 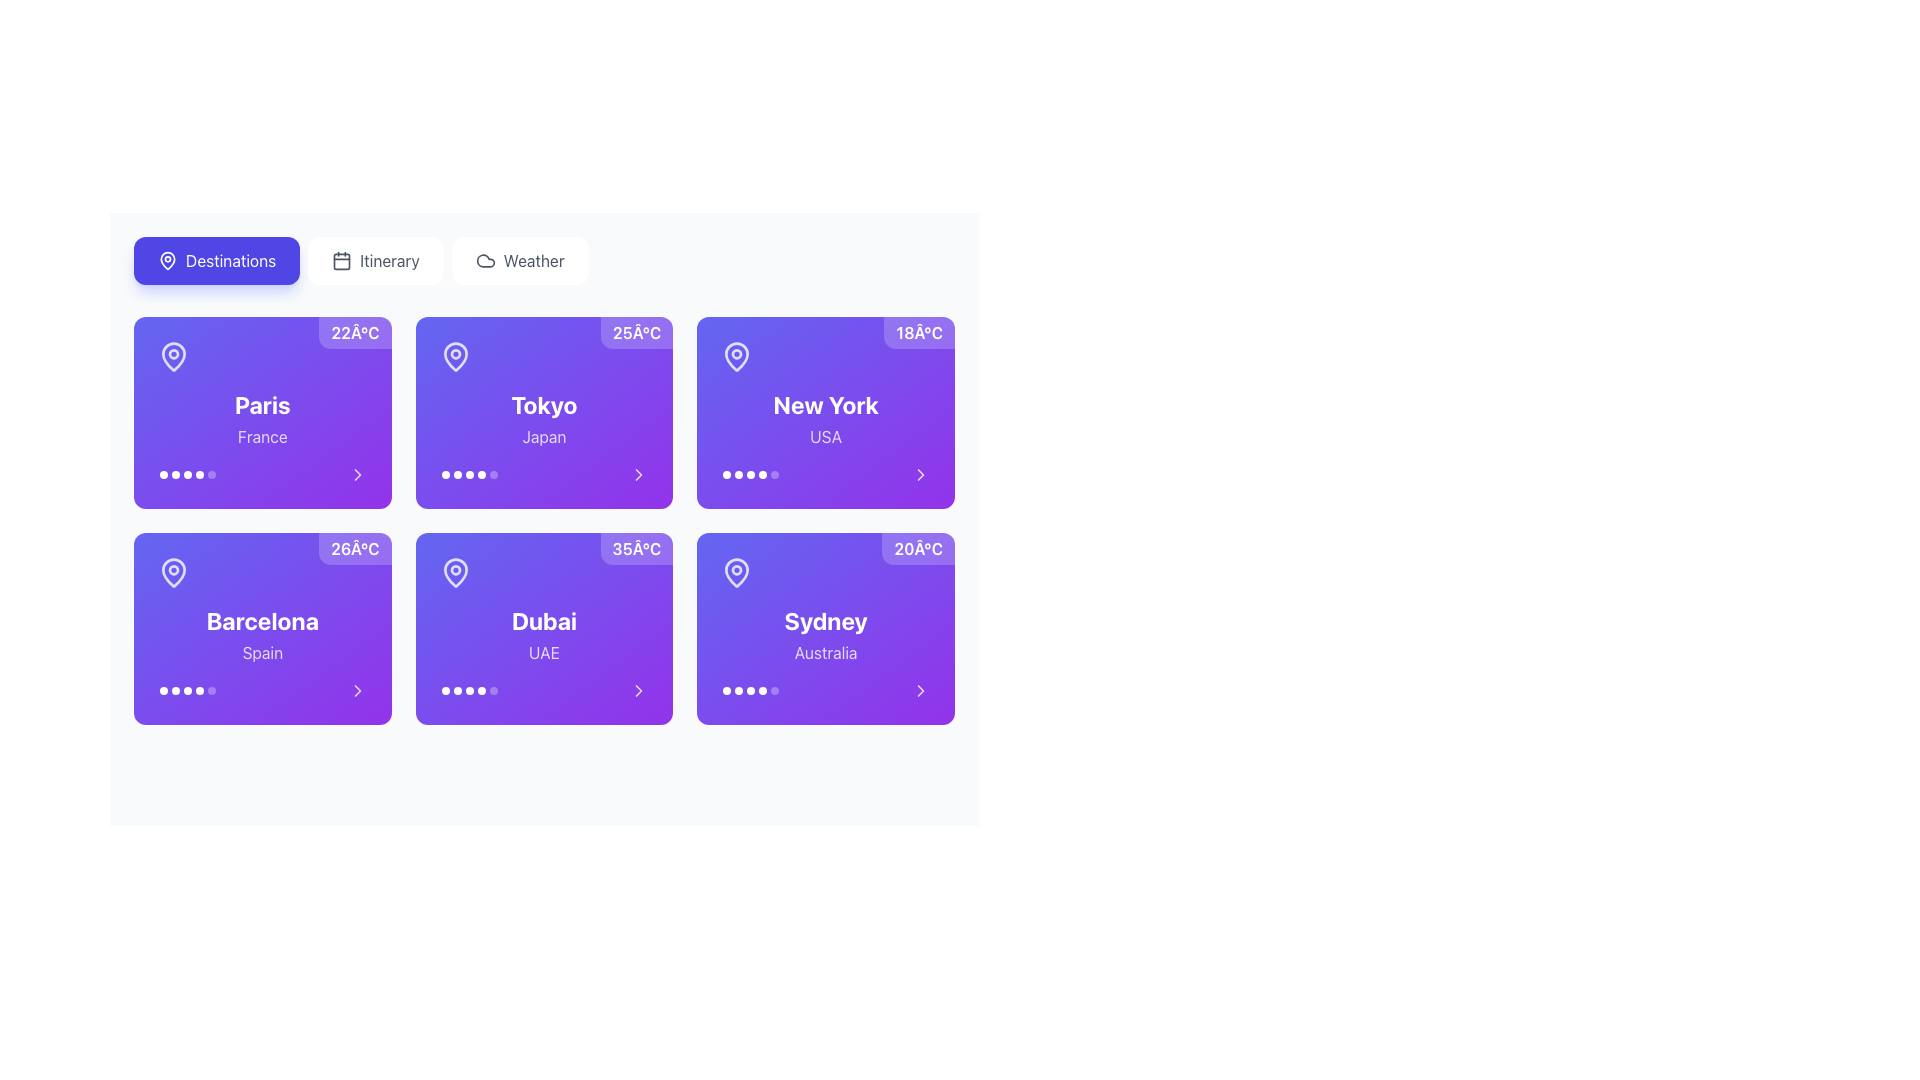 What do you see at coordinates (187, 689) in the screenshot?
I see `the center dot of the progress indicator located at the bottom edge of the 'Barcelona' card` at bounding box center [187, 689].